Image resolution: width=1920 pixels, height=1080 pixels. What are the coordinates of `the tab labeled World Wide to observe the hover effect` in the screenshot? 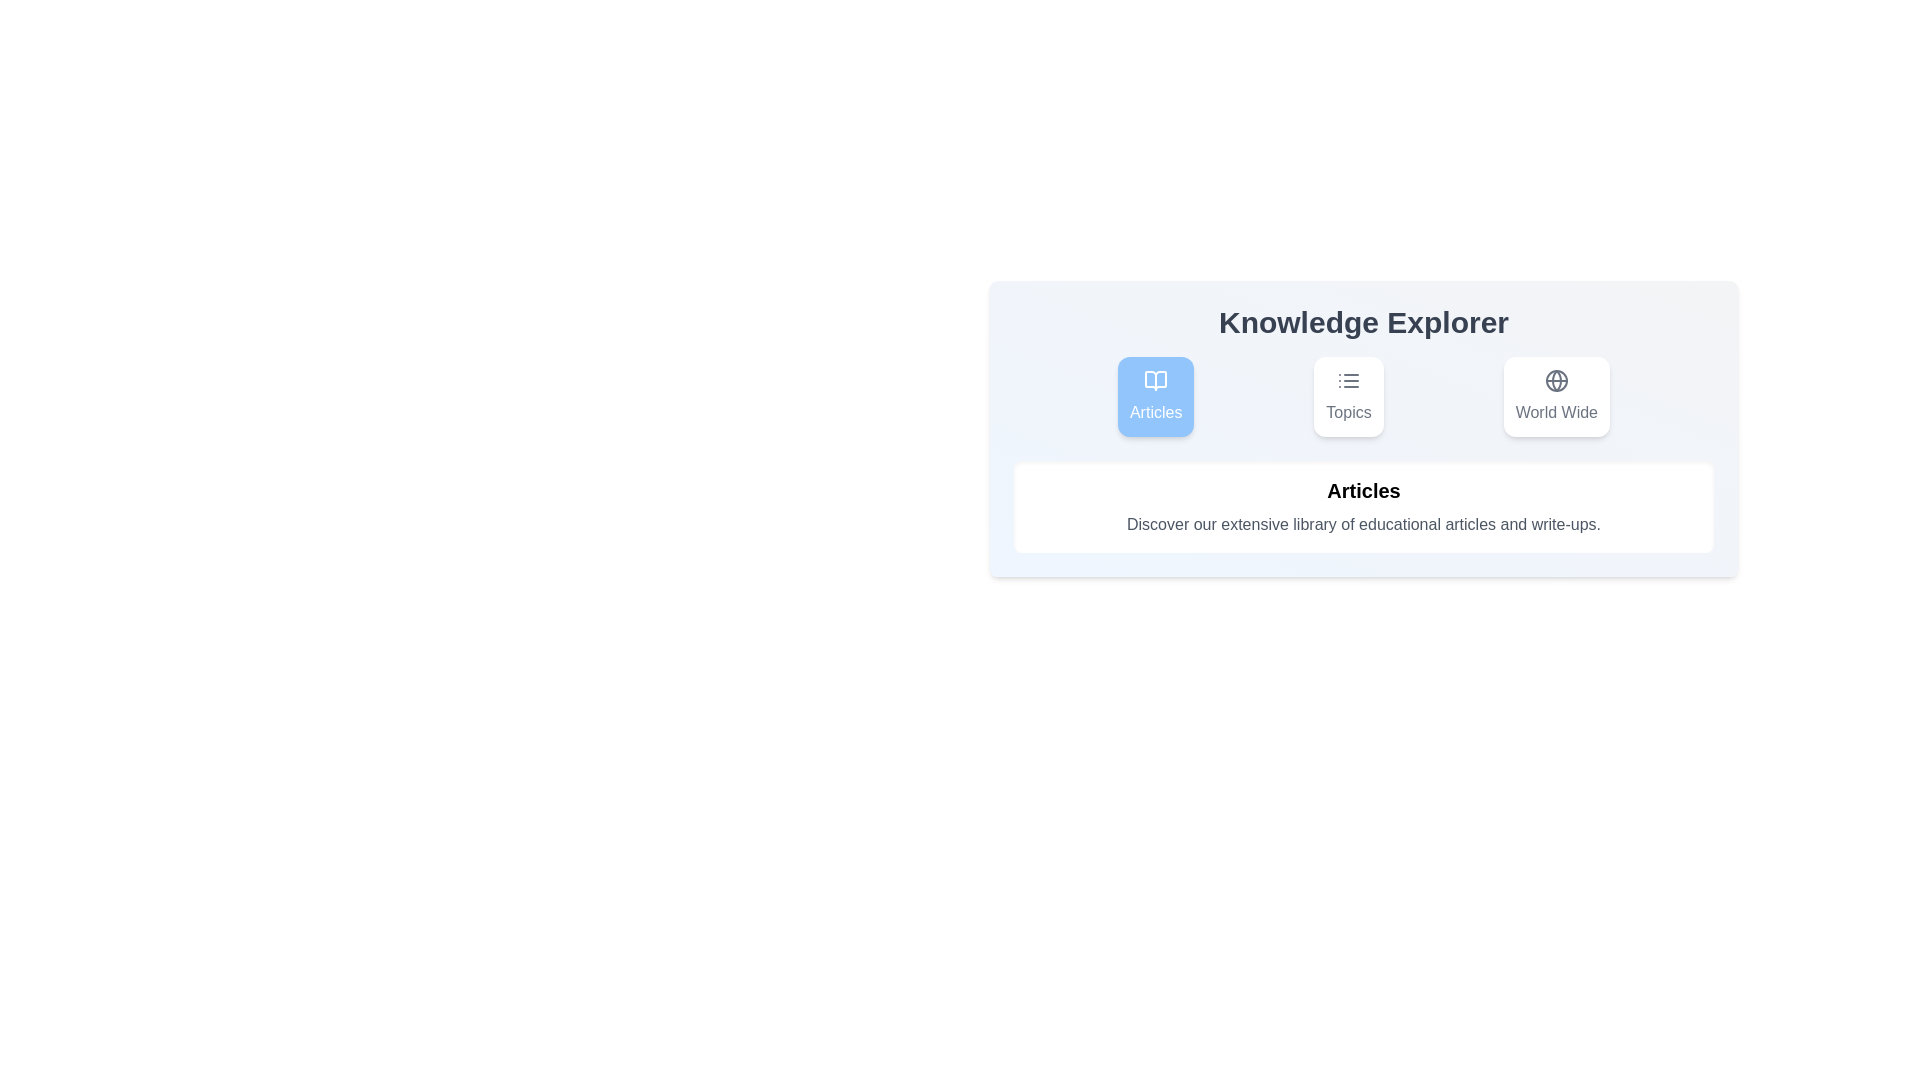 It's located at (1554, 397).